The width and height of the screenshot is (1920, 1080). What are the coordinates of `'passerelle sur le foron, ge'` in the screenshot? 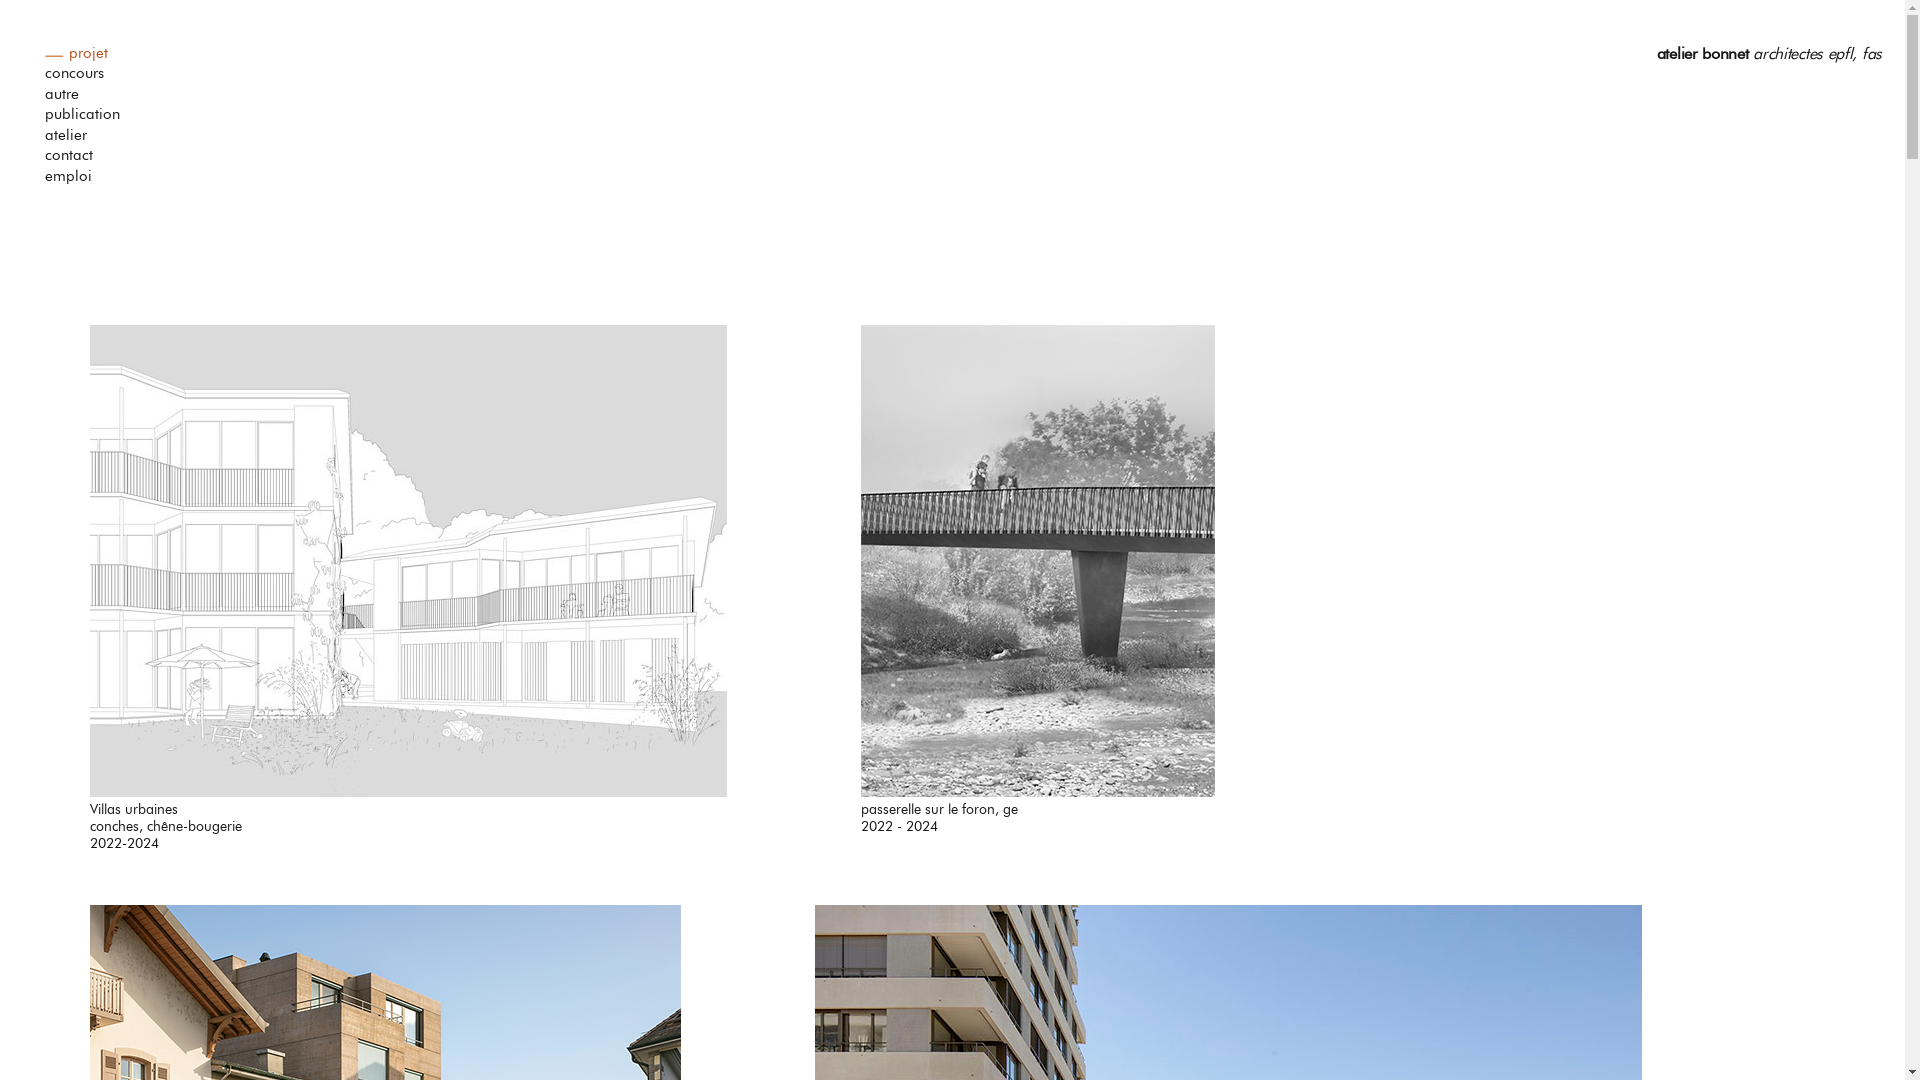 It's located at (1037, 806).